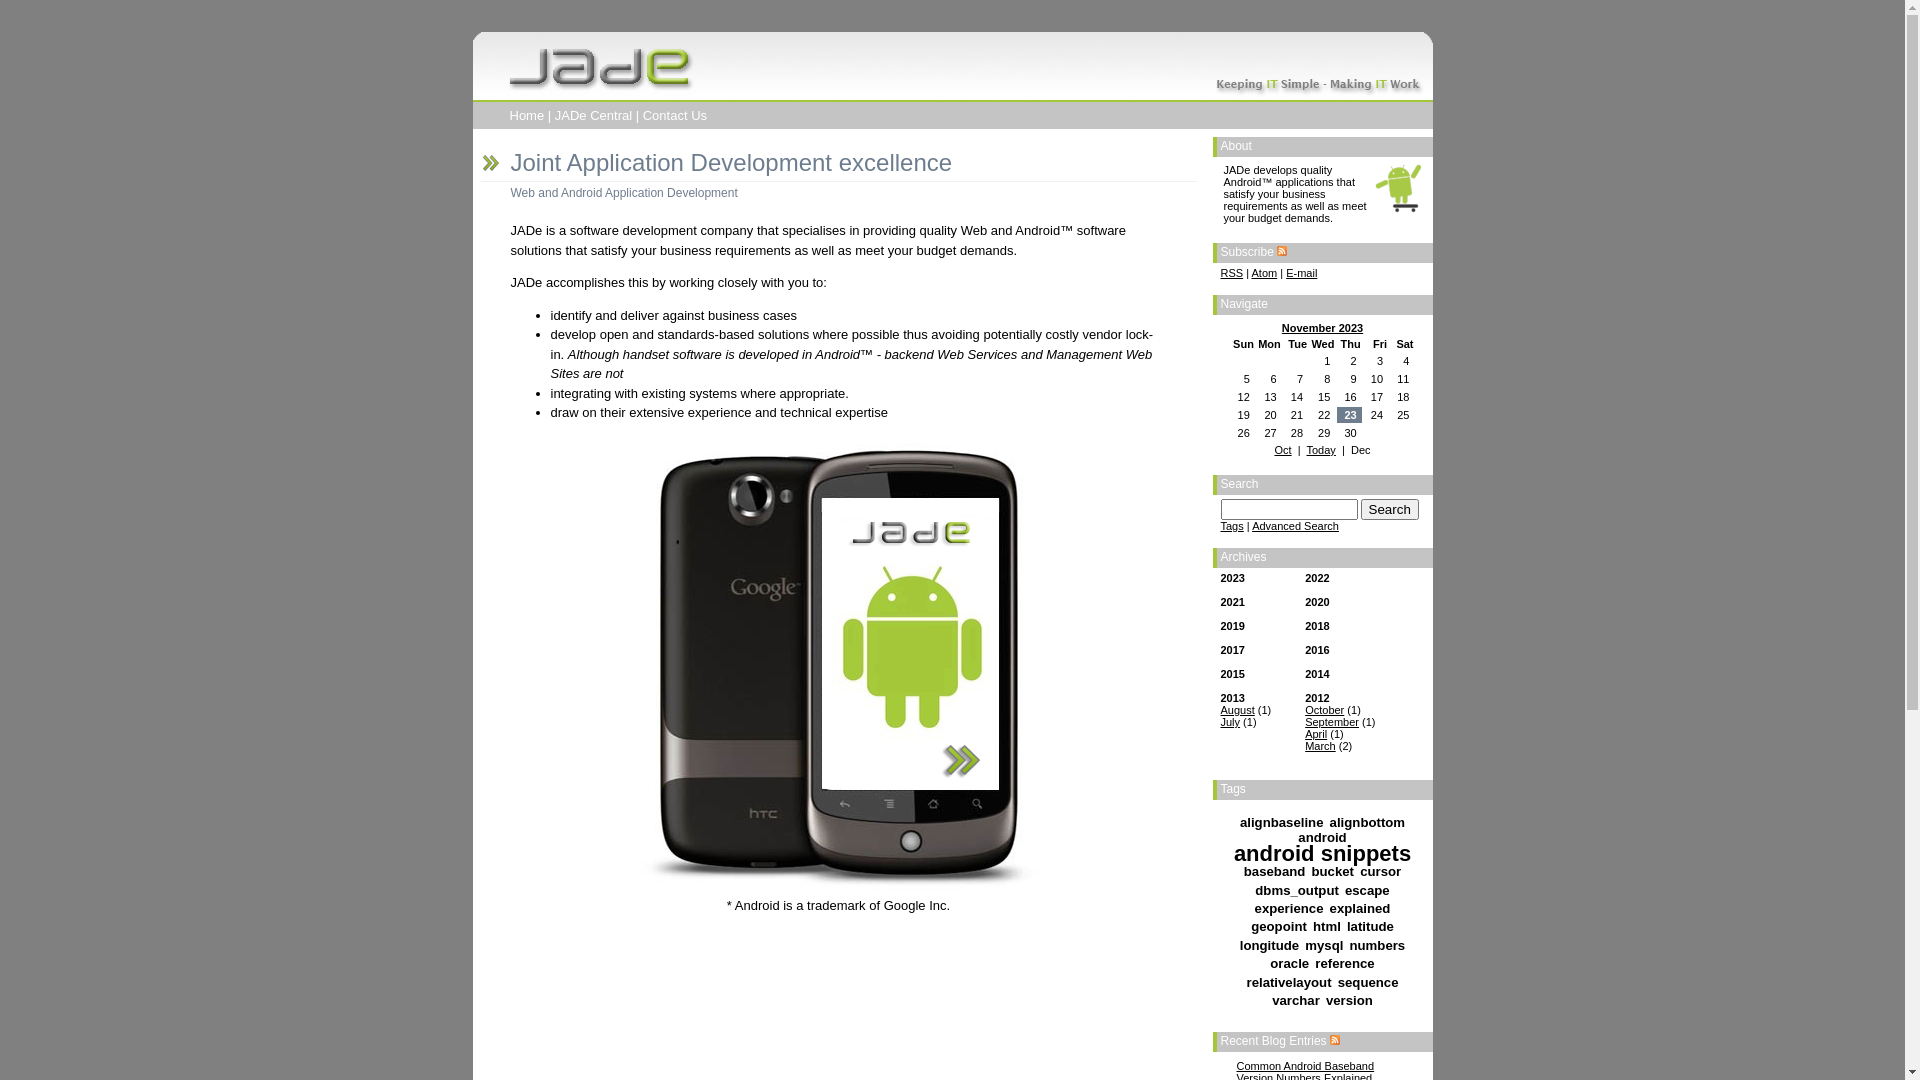 The image size is (1920, 1080). What do you see at coordinates (1305, 745) in the screenshot?
I see `'March'` at bounding box center [1305, 745].